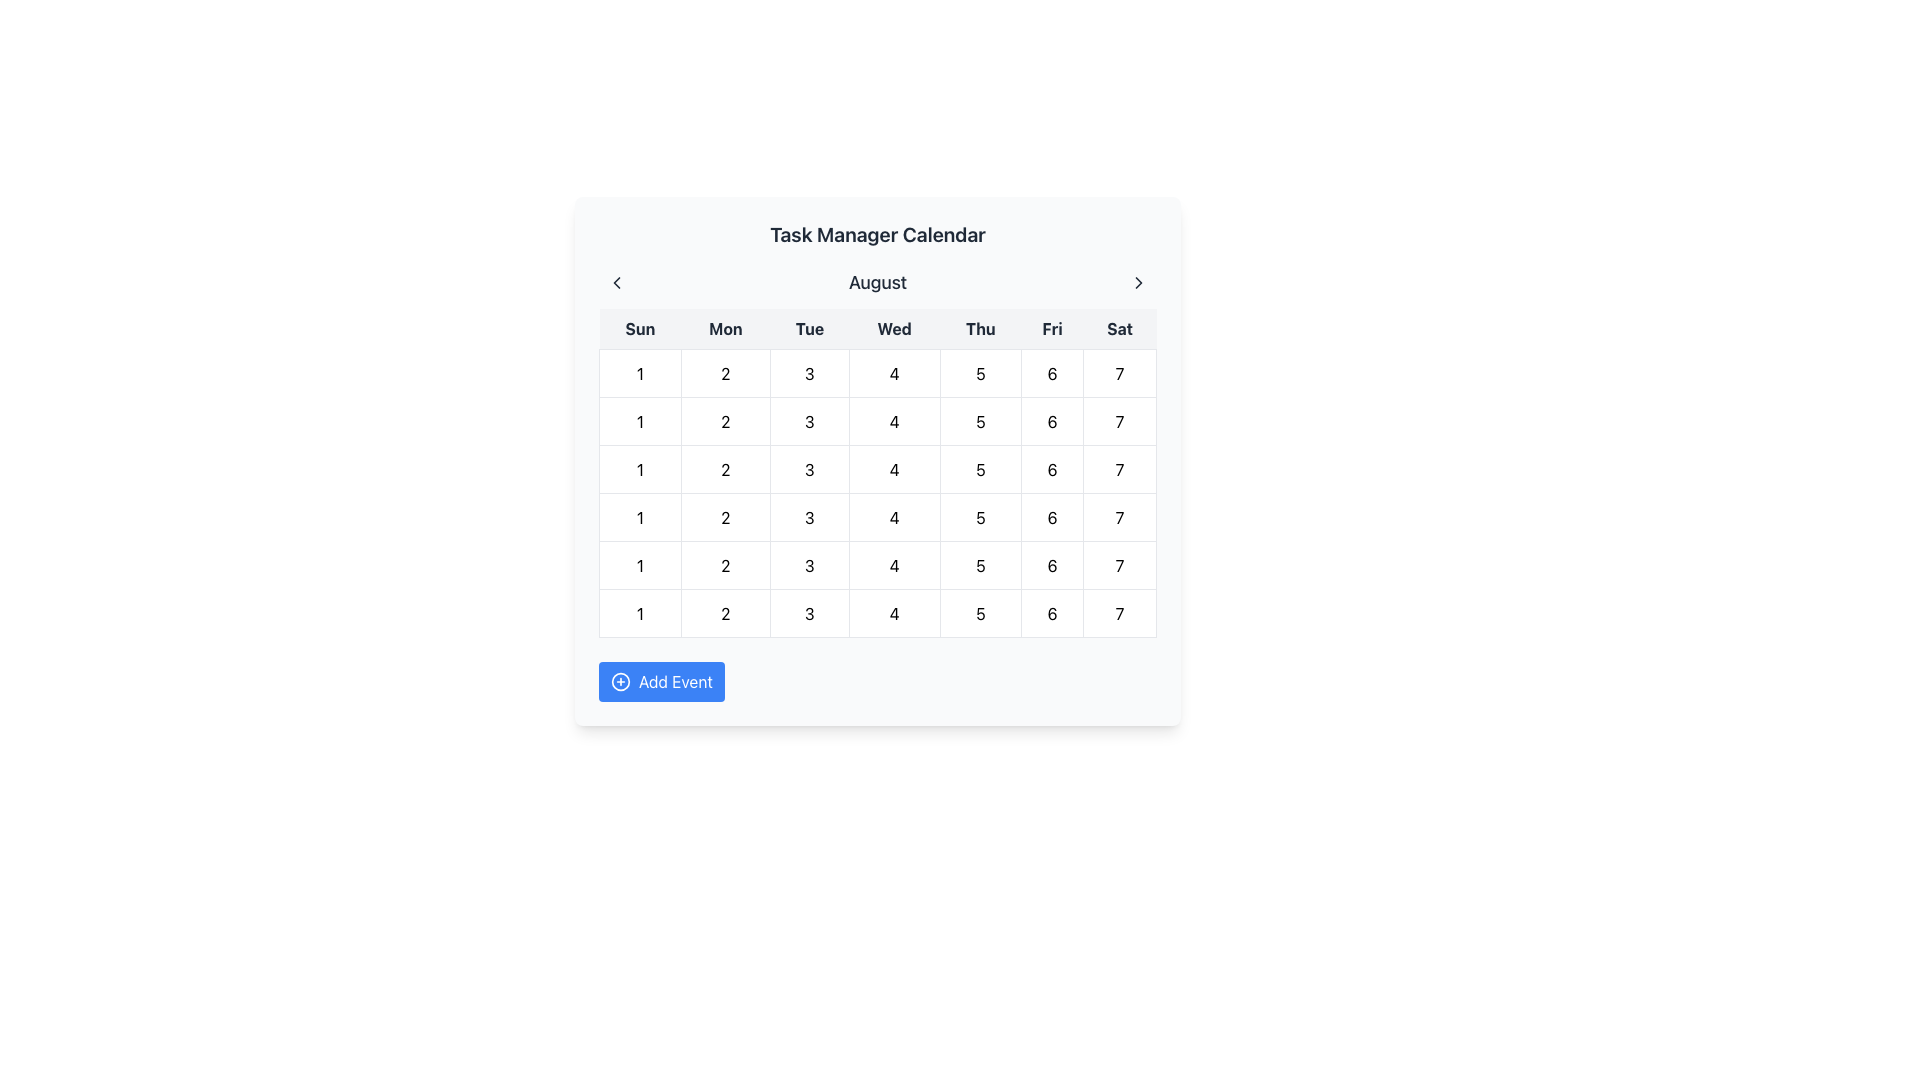 This screenshot has width=1920, height=1080. Describe the element at coordinates (980, 565) in the screenshot. I see `the static text displaying the number '5' in the calendar grid, located in the fourth row and fifth column of the August calendar view` at that location.